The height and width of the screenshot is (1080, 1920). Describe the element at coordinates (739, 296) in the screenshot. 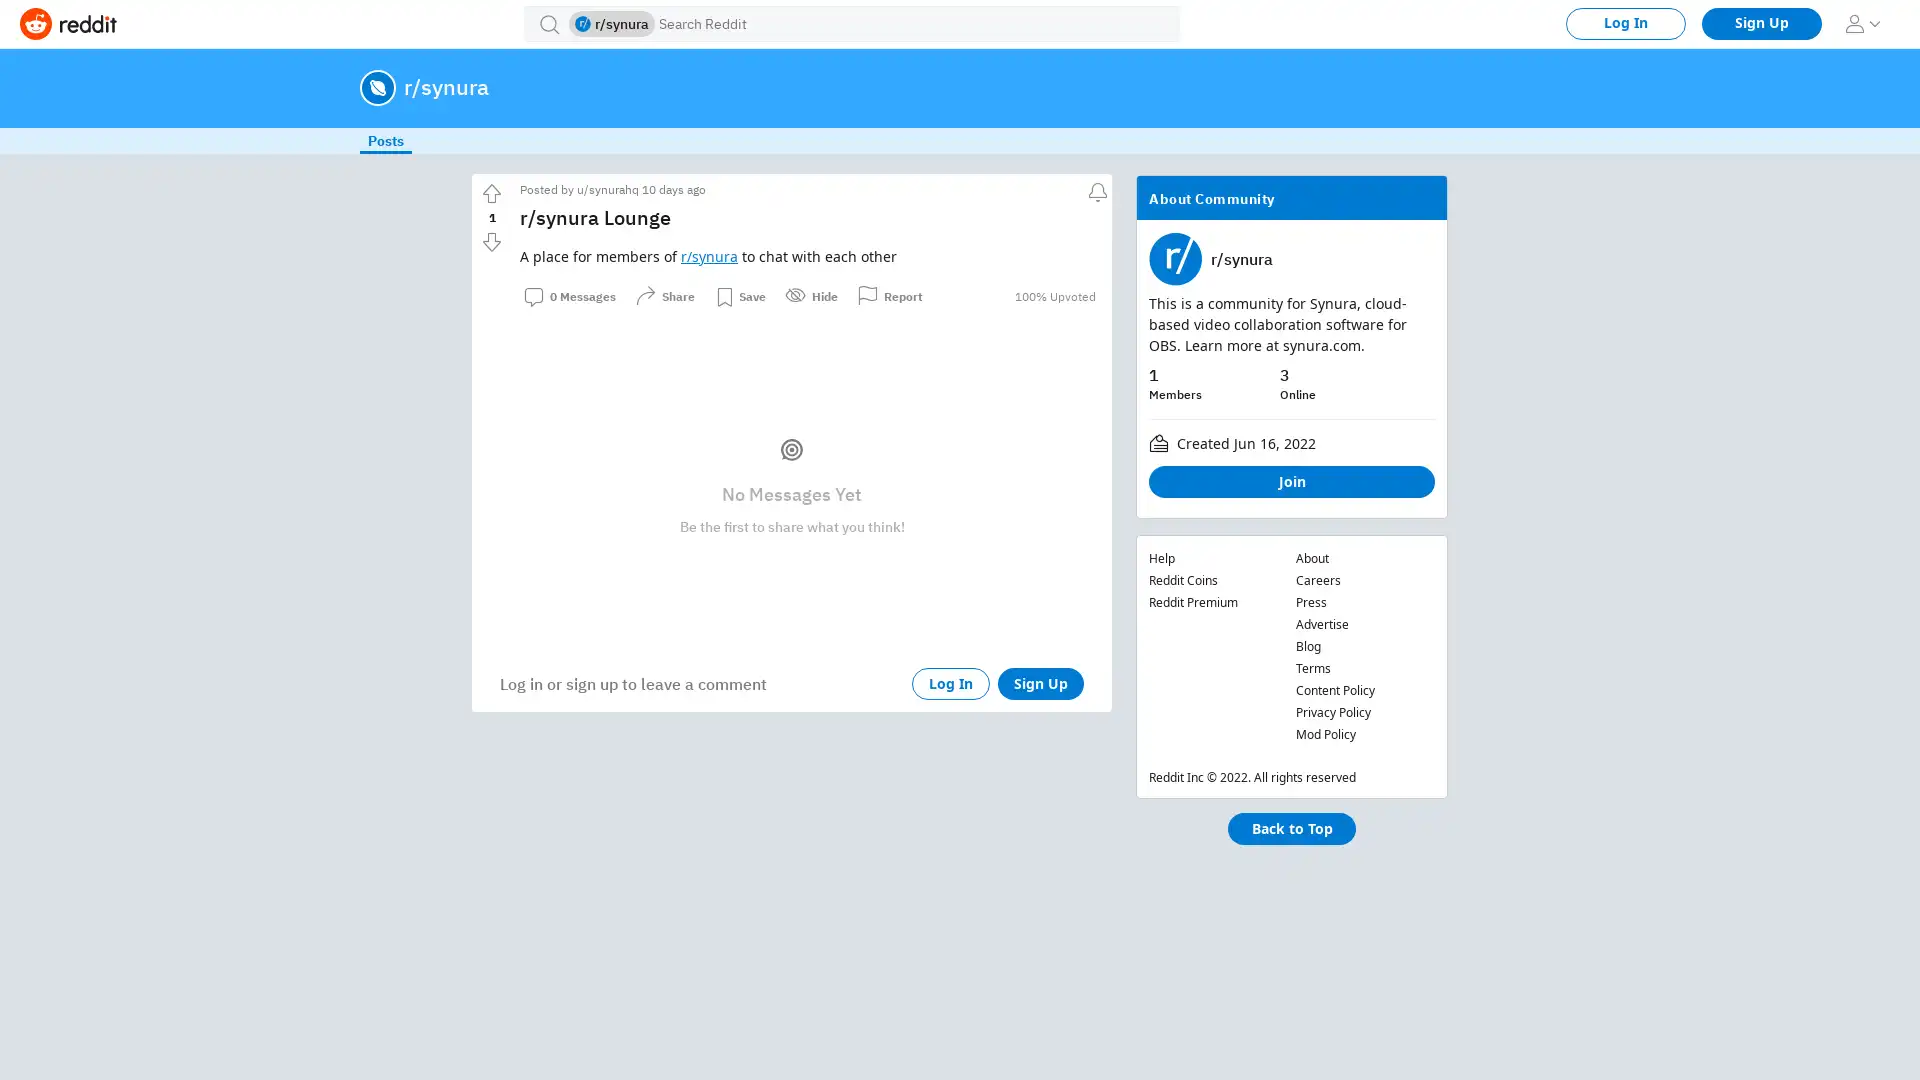

I see `Save` at that location.